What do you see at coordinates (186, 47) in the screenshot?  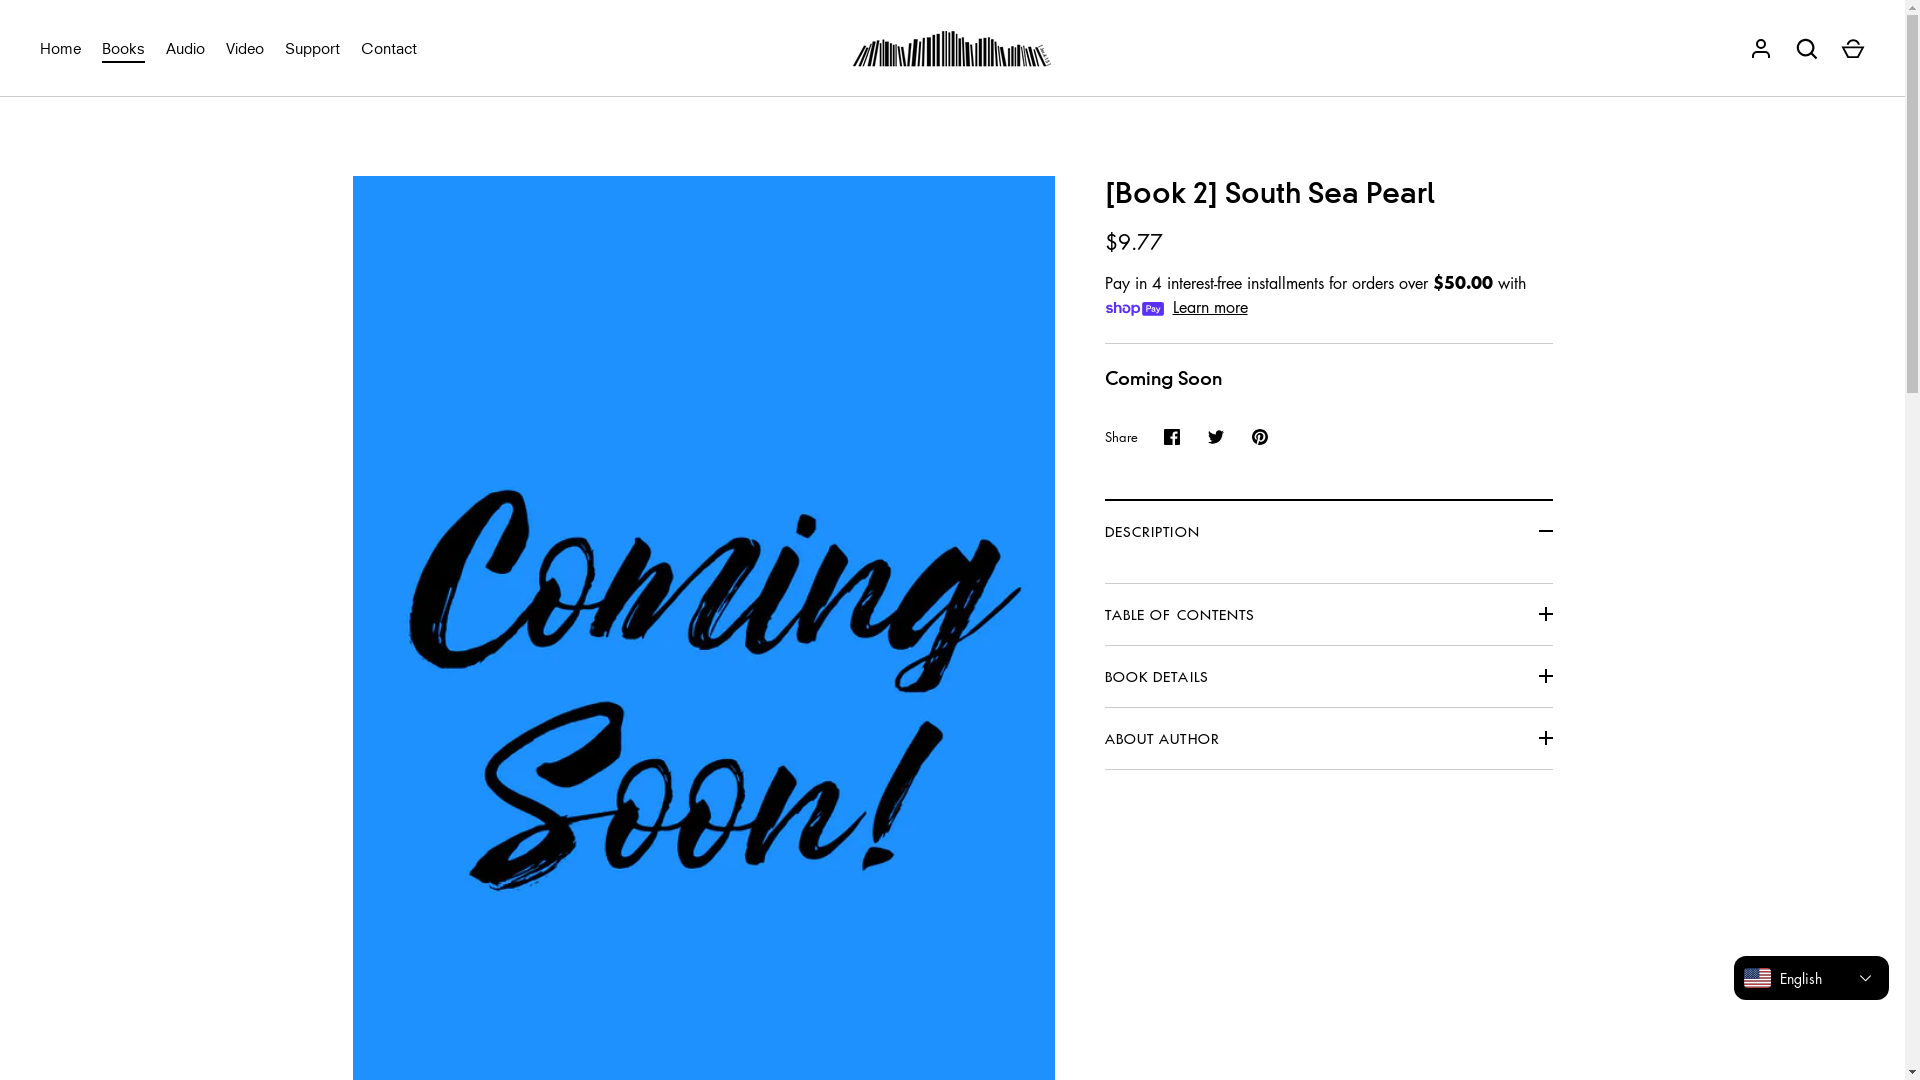 I see `'Audio'` at bounding box center [186, 47].